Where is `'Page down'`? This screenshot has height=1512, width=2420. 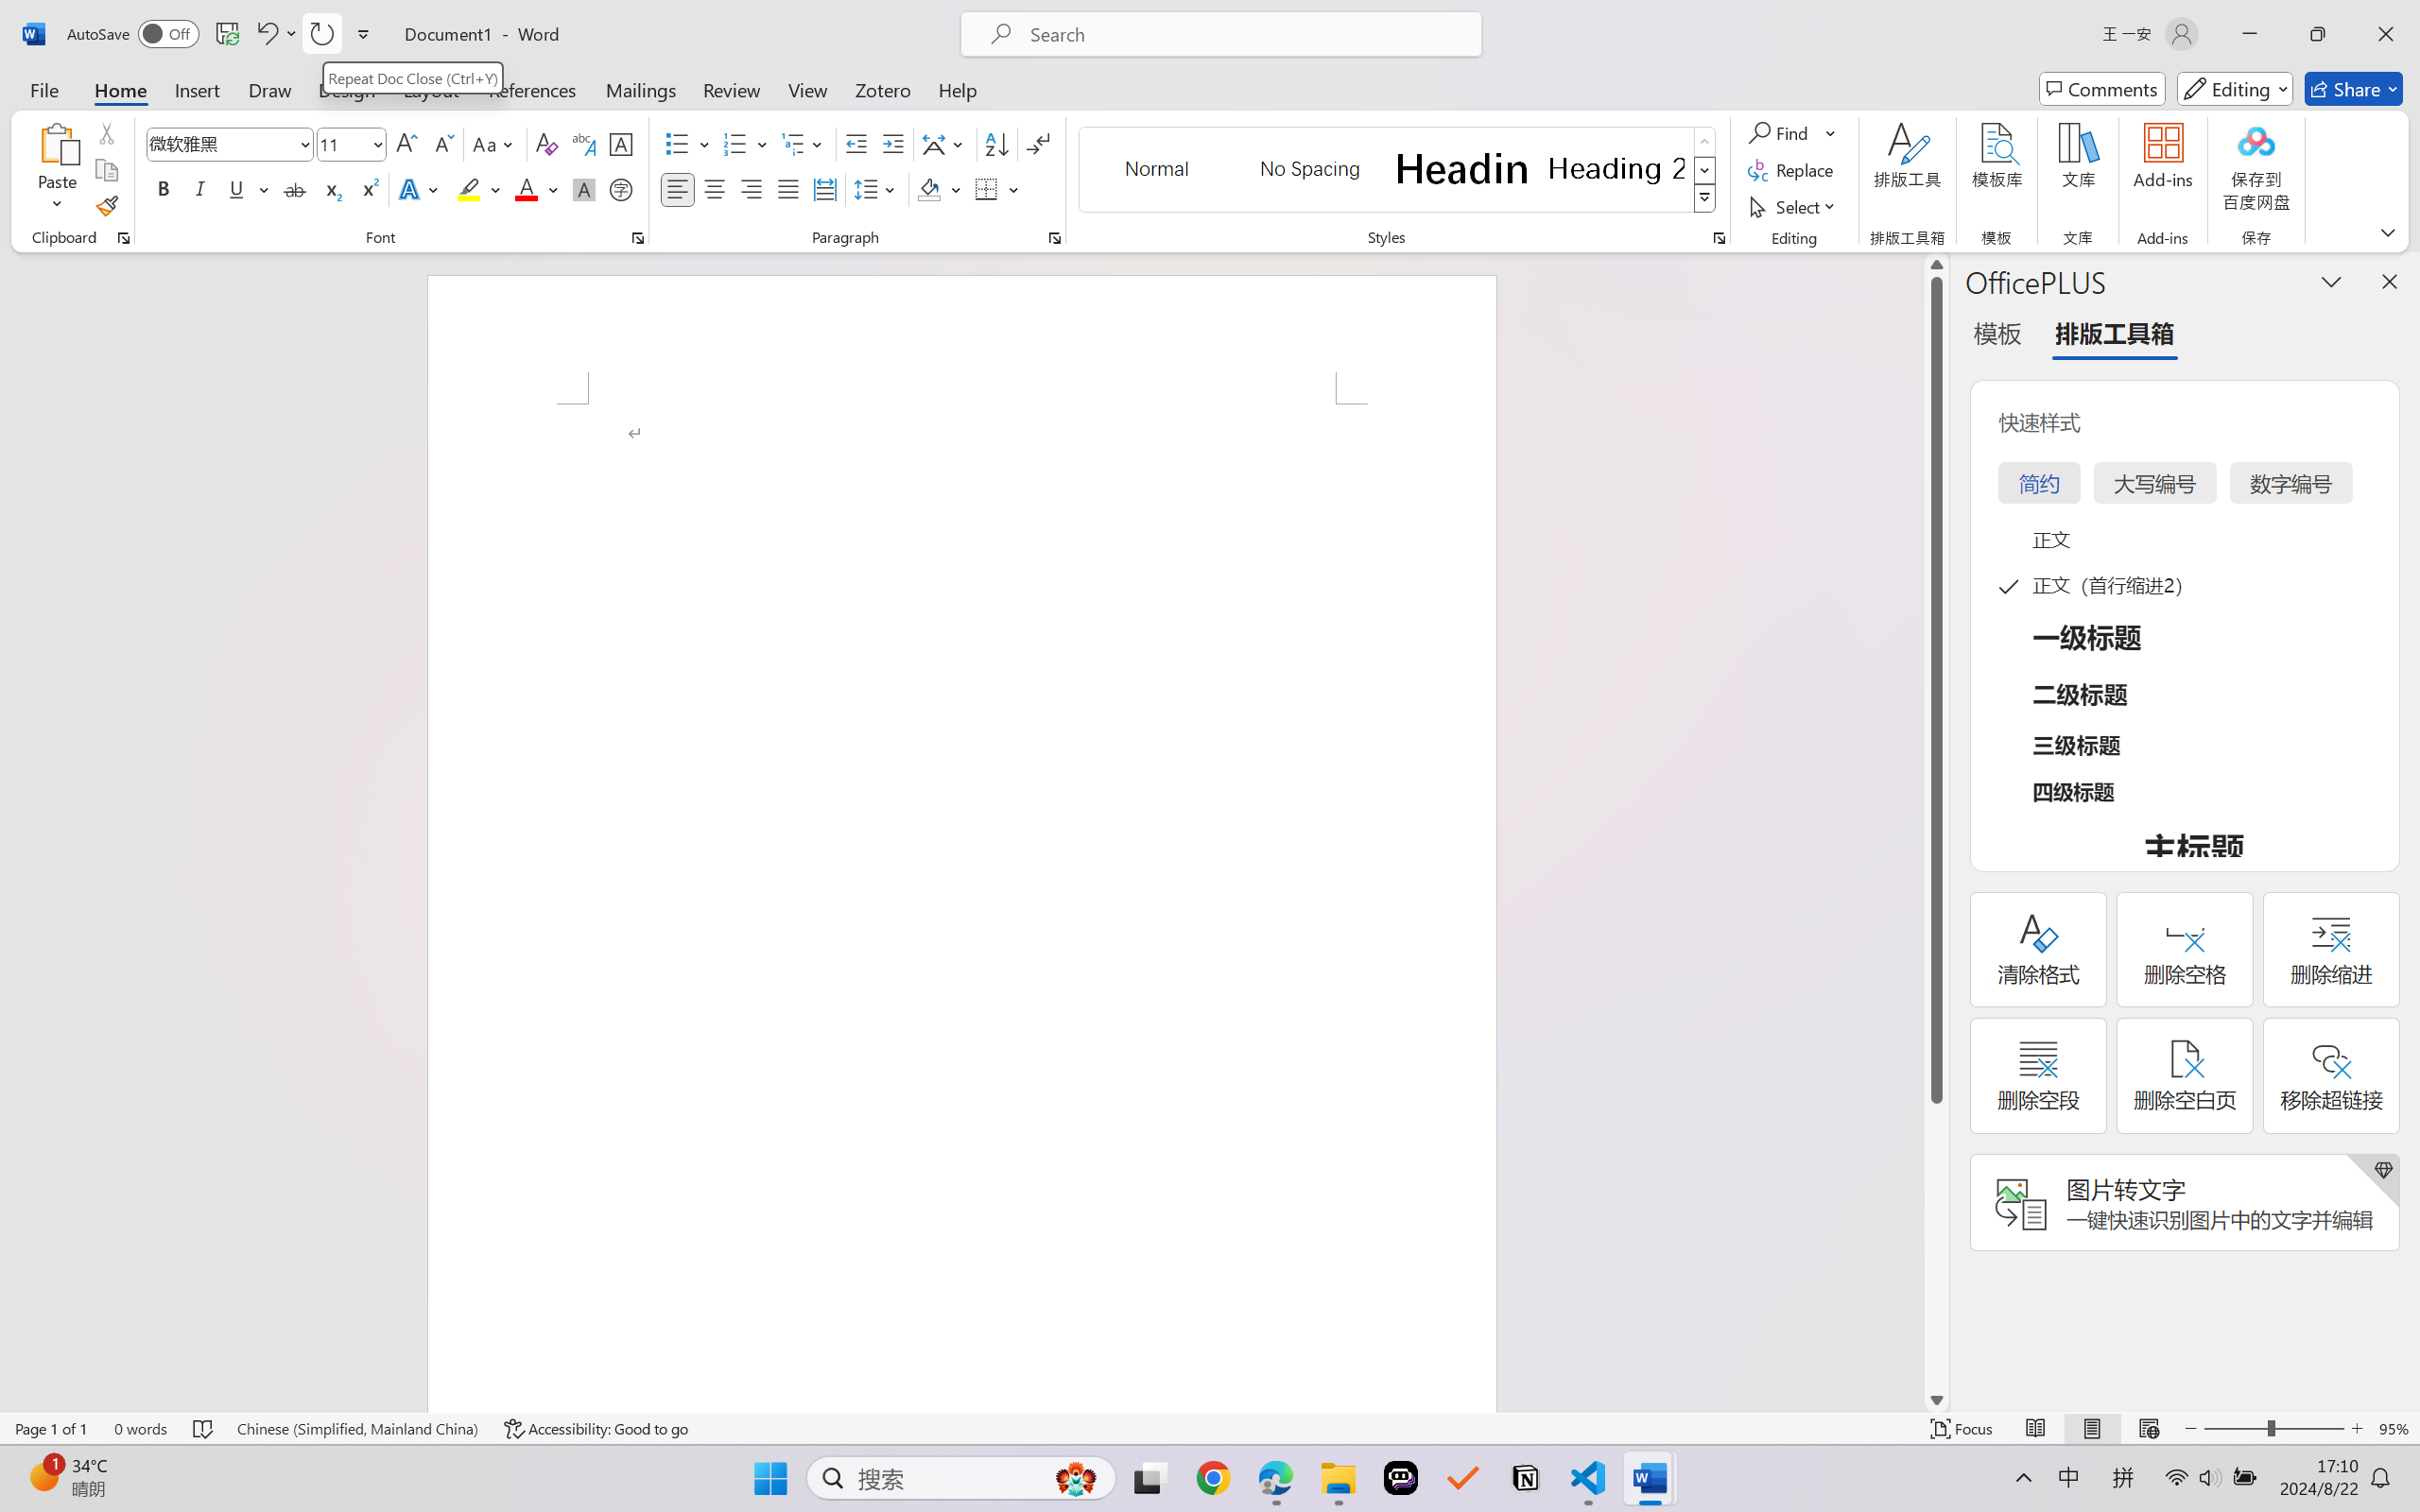
'Page down' is located at coordinates (1936, 1245).